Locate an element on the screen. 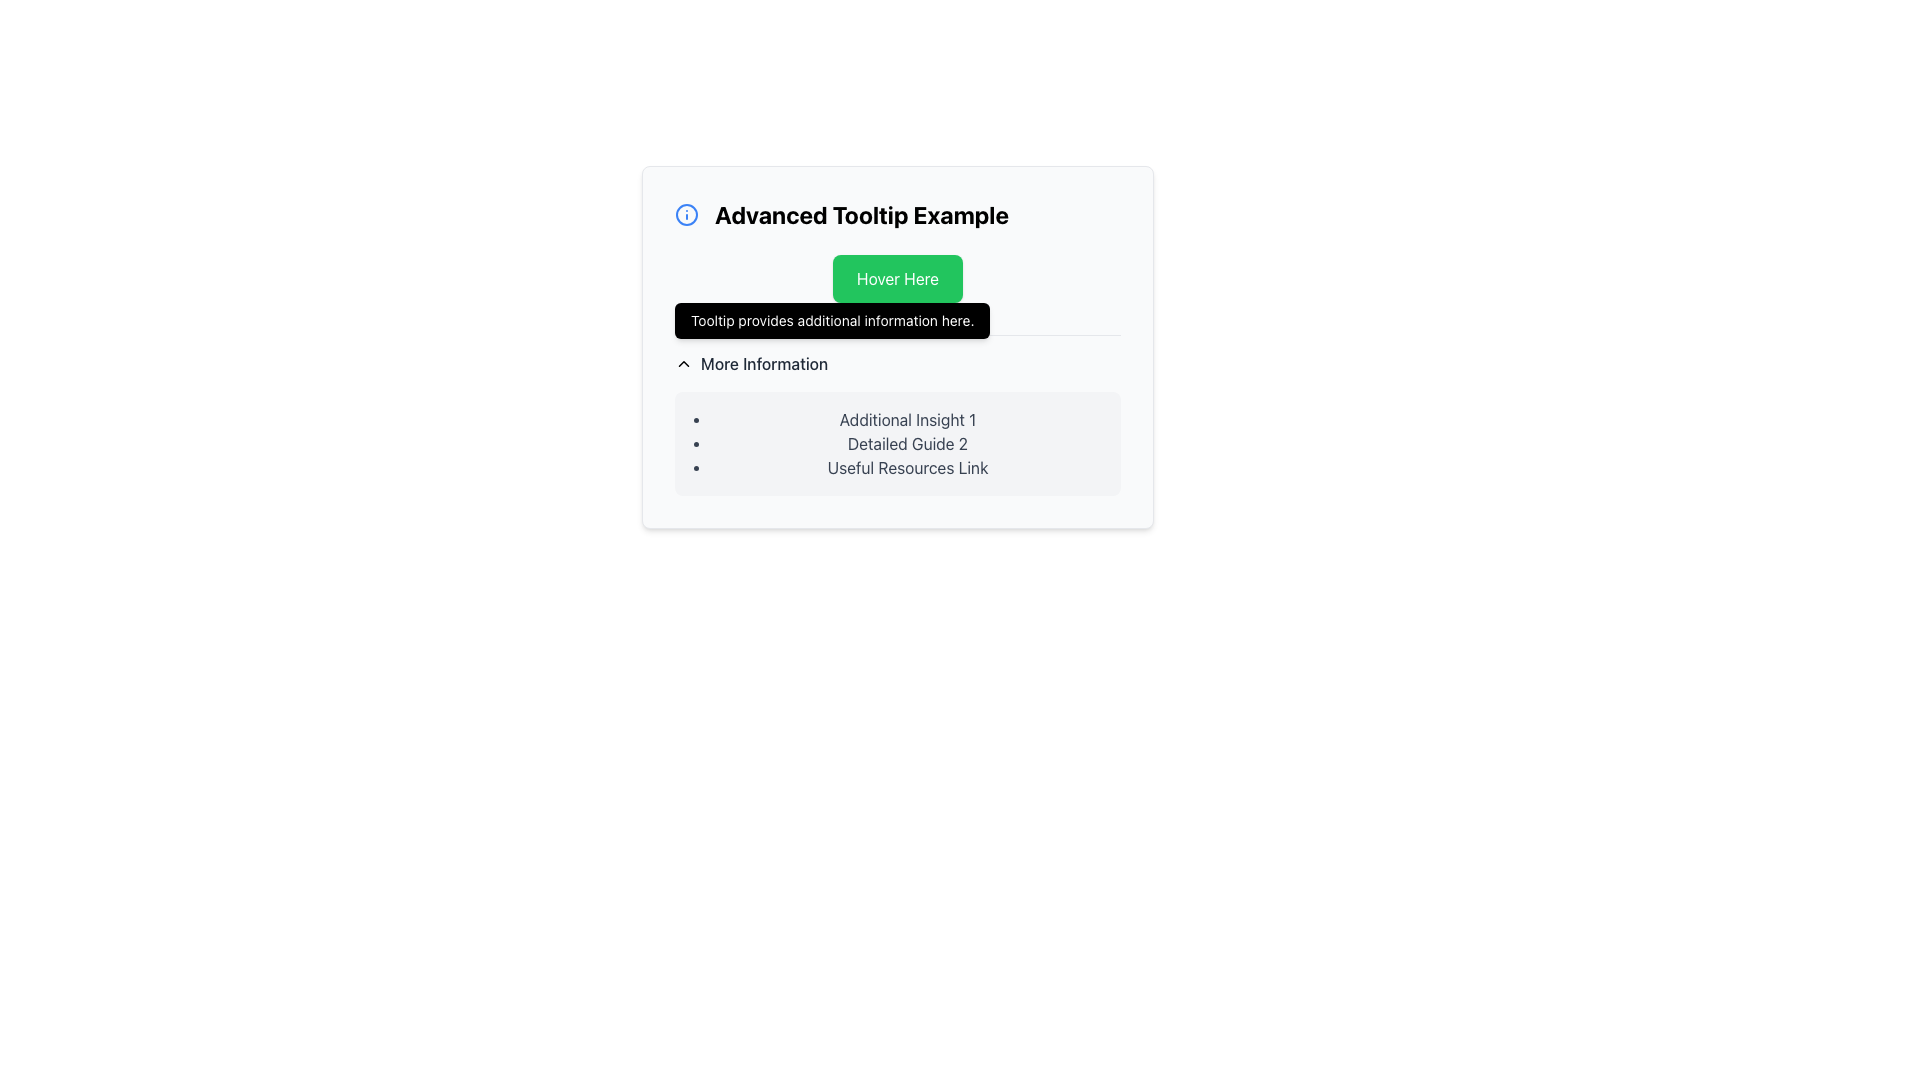 This screenshot has height=1080, width=1920. the green rectangular button labeled 'Hover Here' which changes to a darker green on hover is located at coordinates (896, 278).